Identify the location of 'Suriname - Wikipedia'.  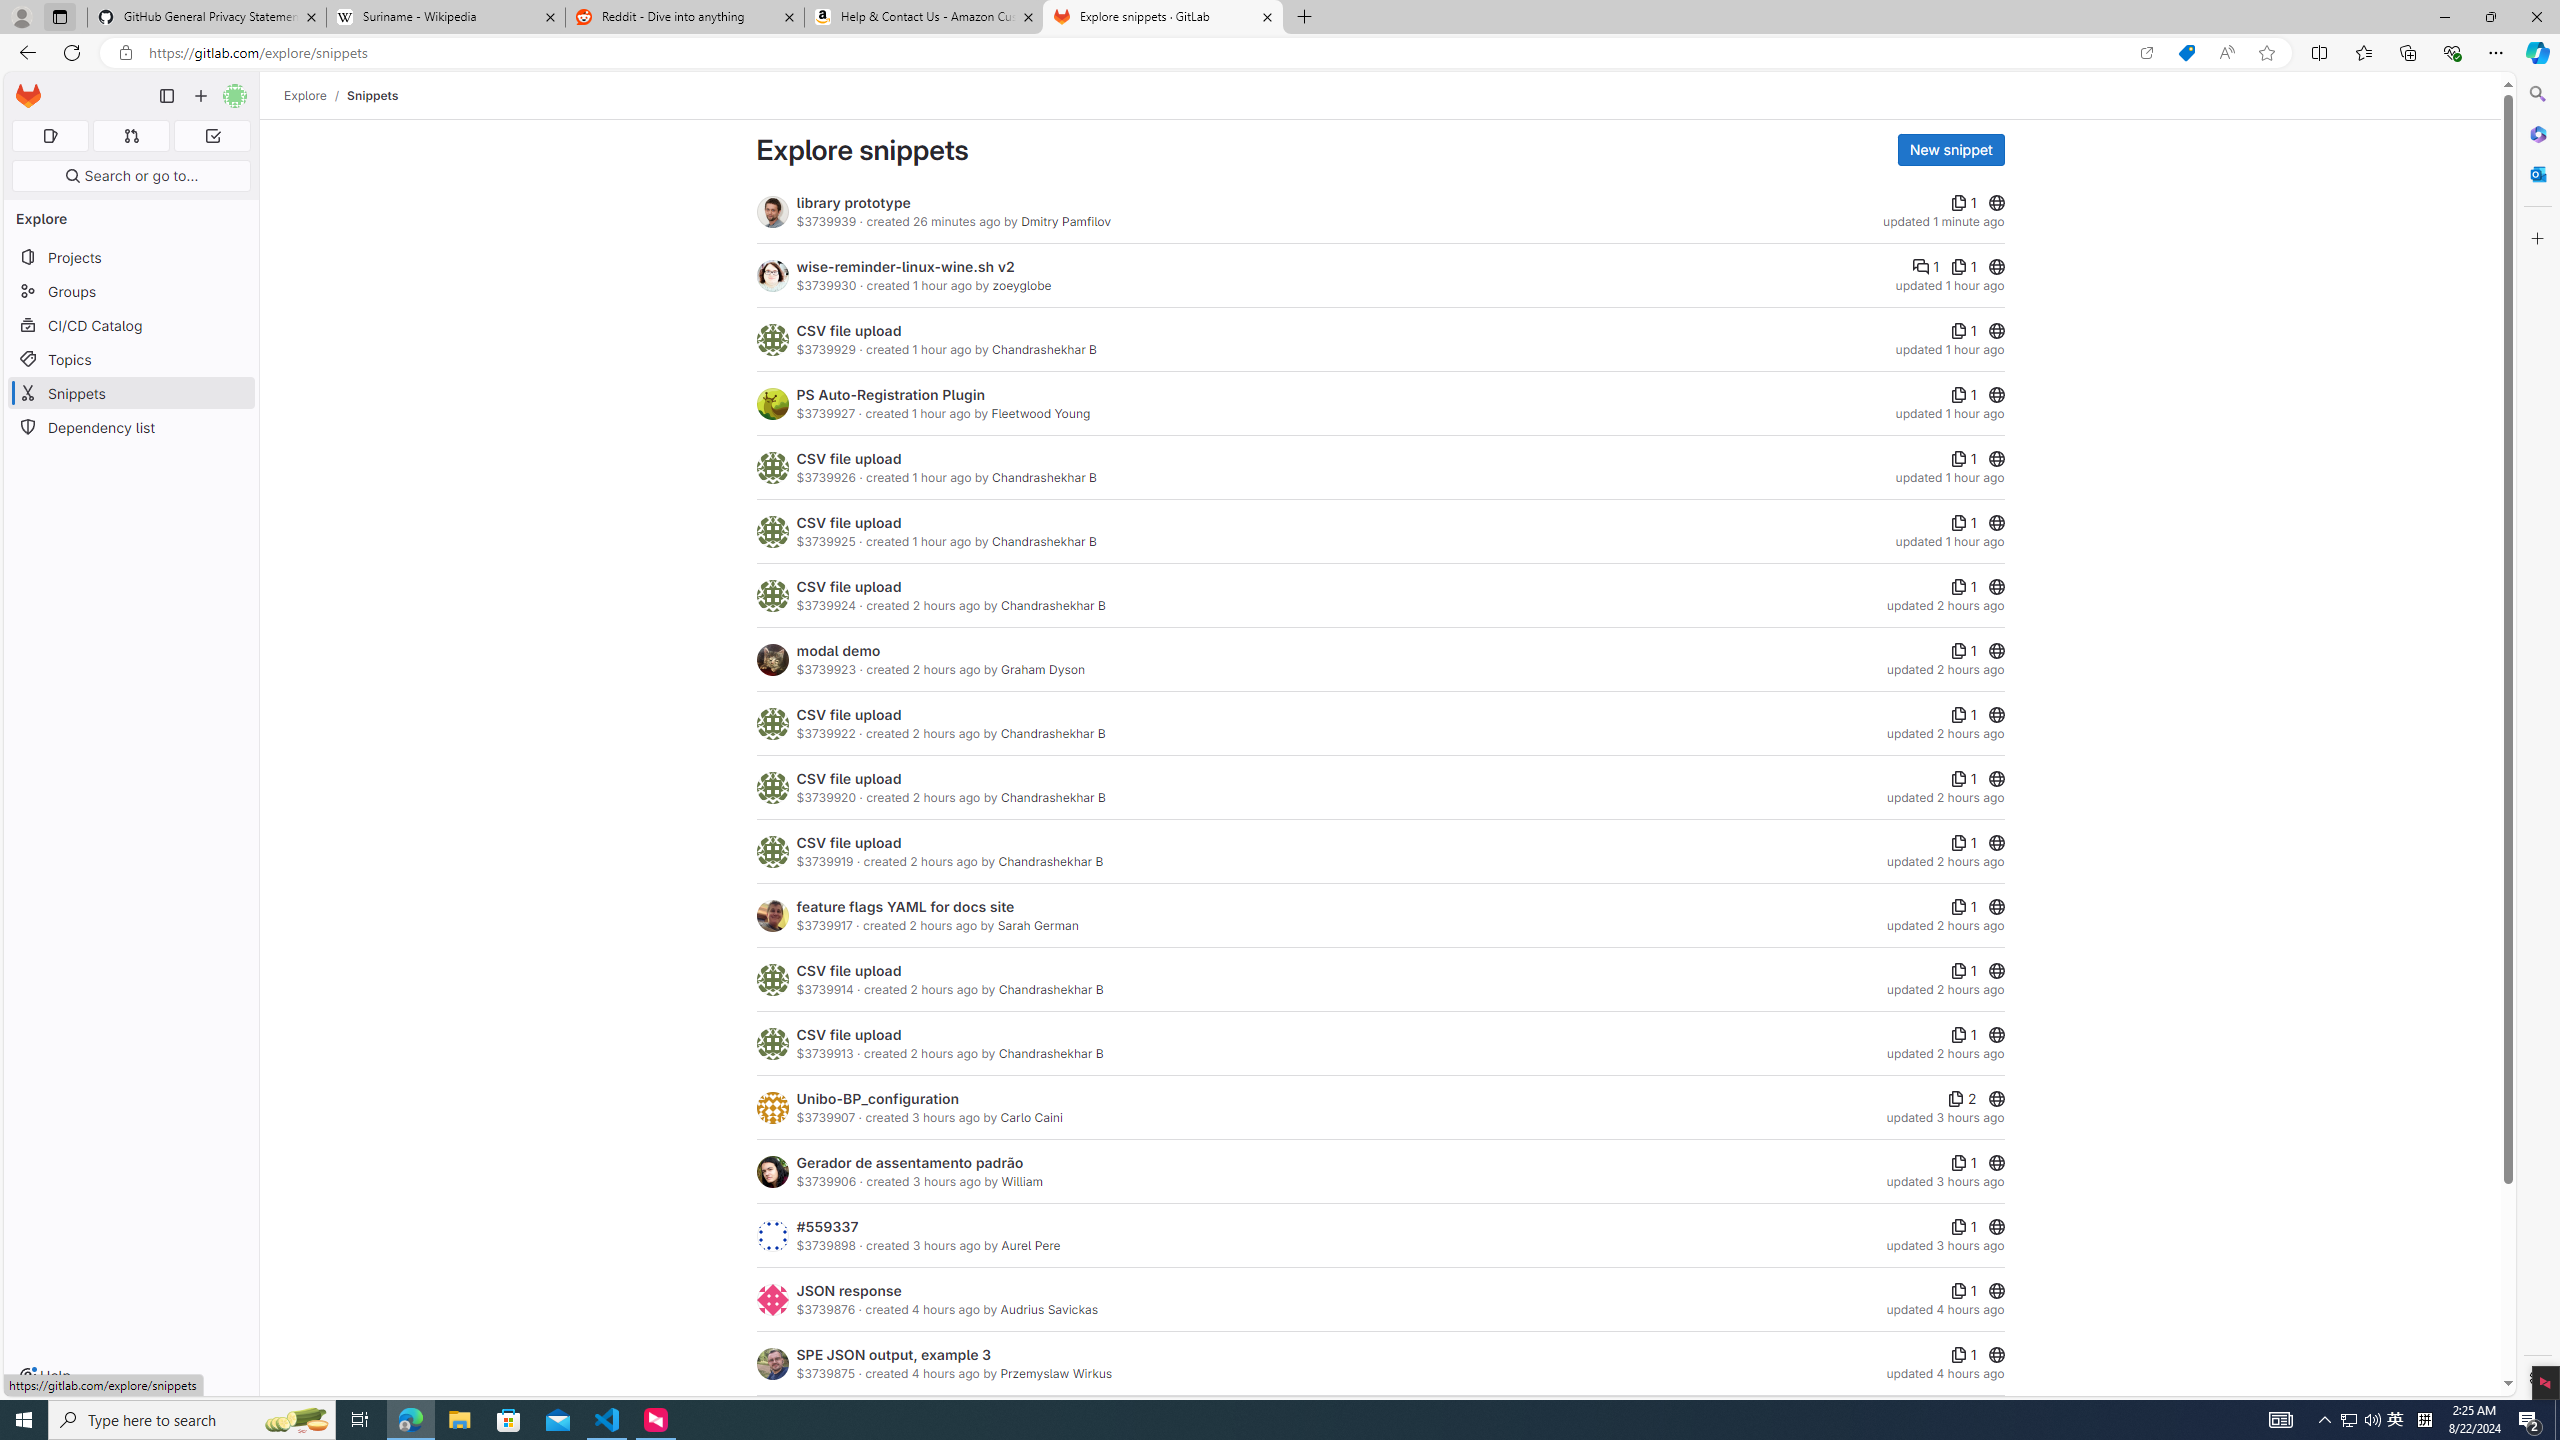
(444, 16).